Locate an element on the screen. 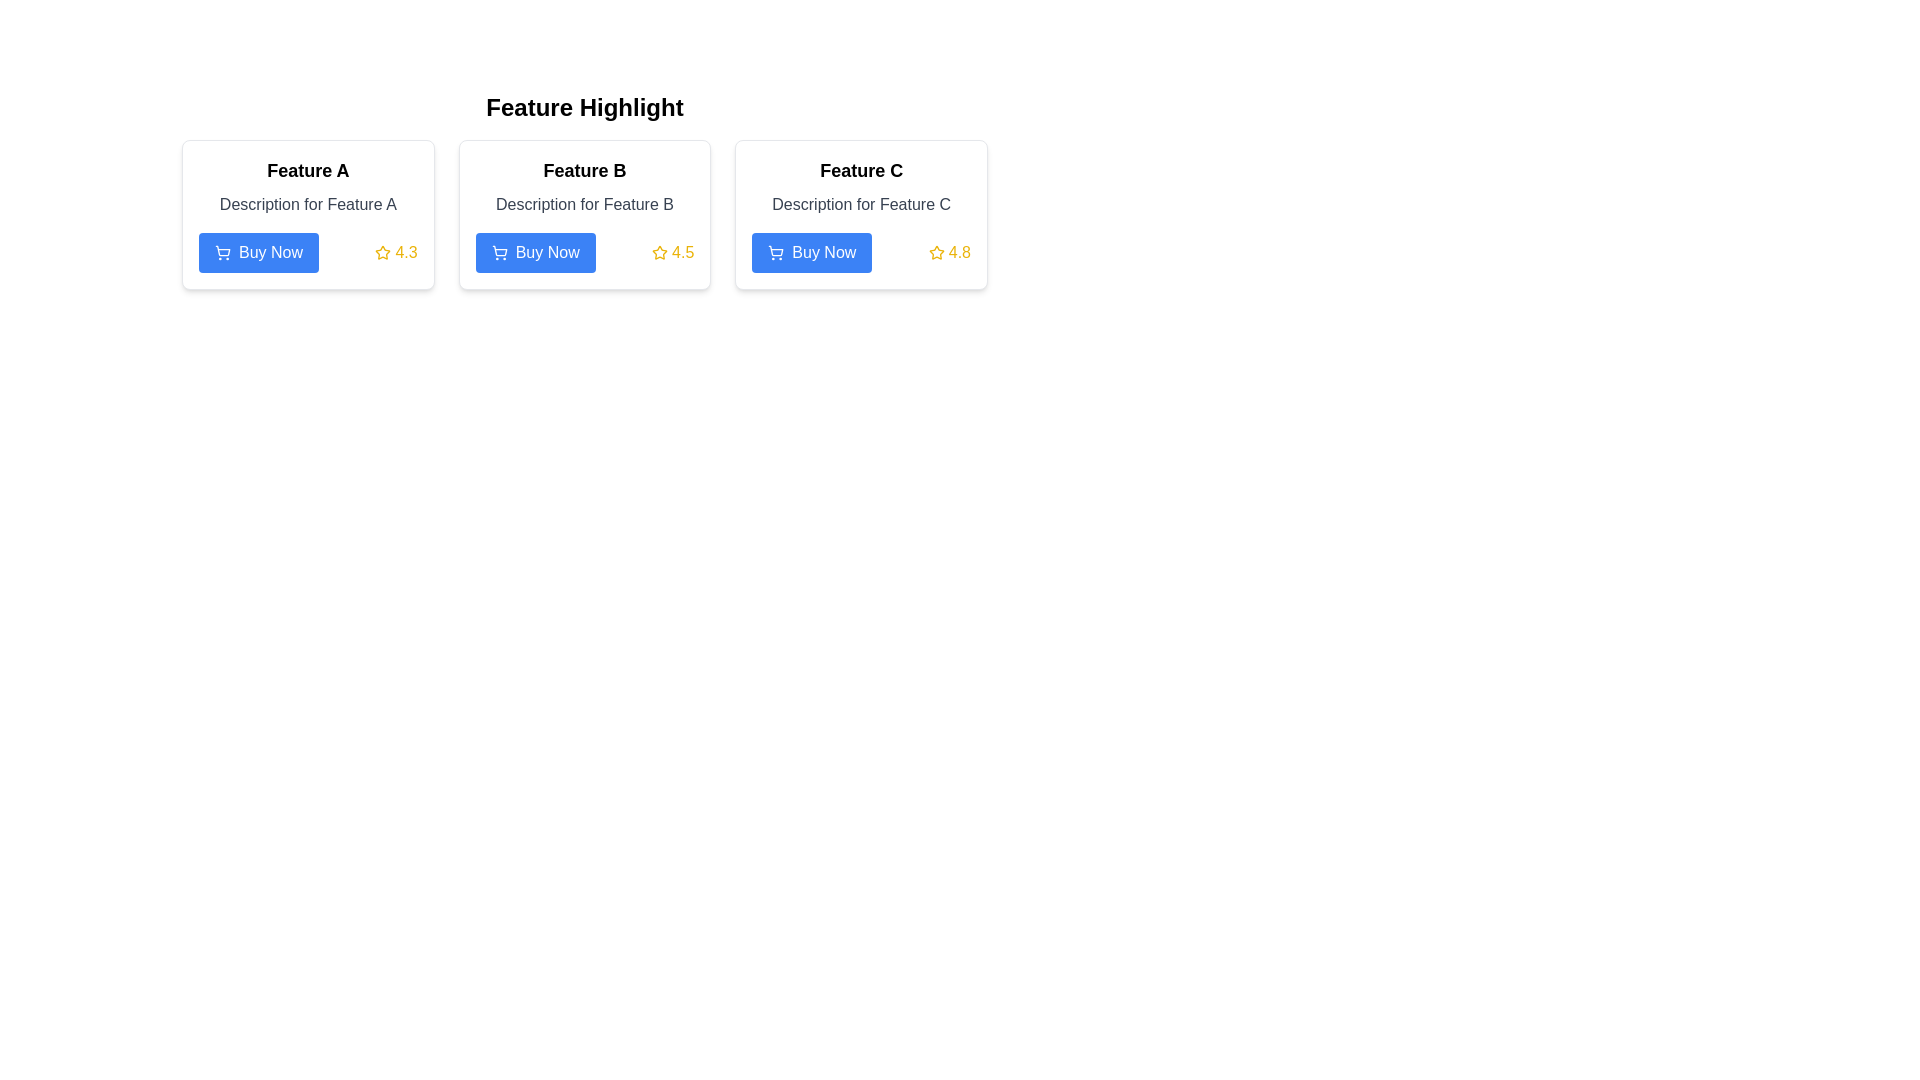  text 'Feature B' displayed in bold at the top of the second card in the horizontal row of three cards, which is centered below the heading 'Feature Highlight' is located at coordinates (584, 169).